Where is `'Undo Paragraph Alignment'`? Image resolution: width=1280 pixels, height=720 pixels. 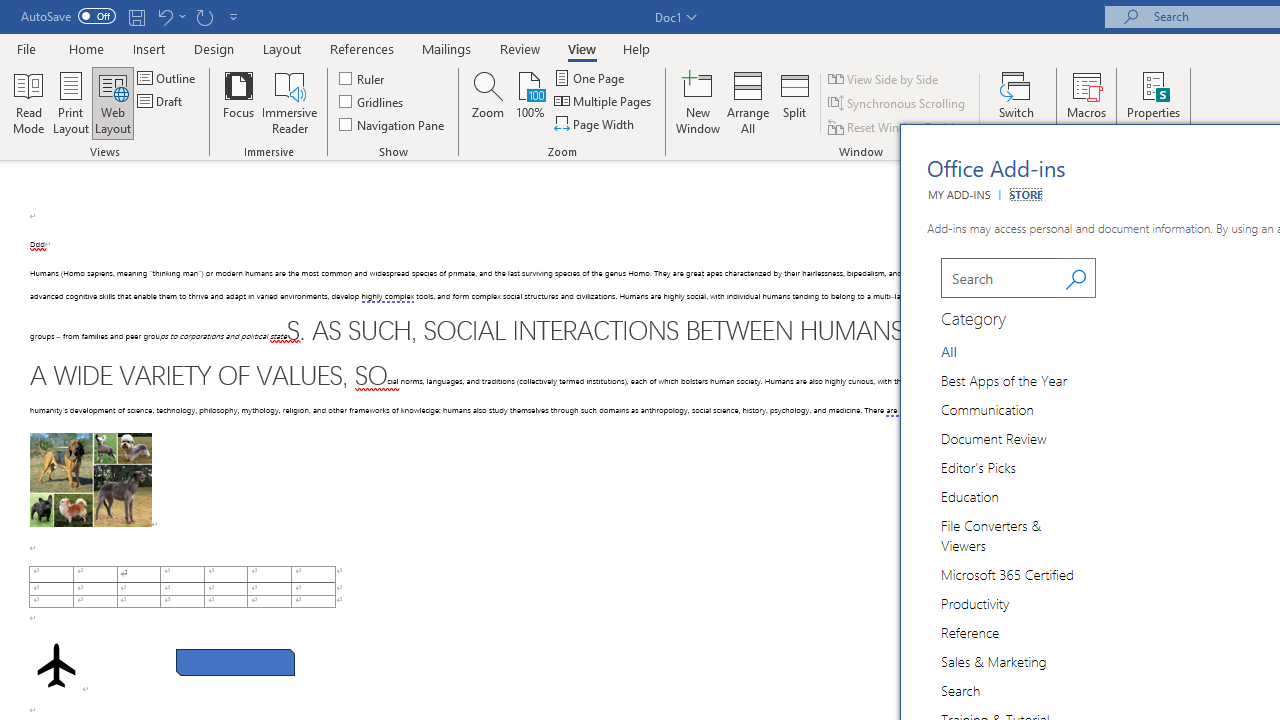 'Undo Paragraph Alignment' is located at coordinates (164, 16).